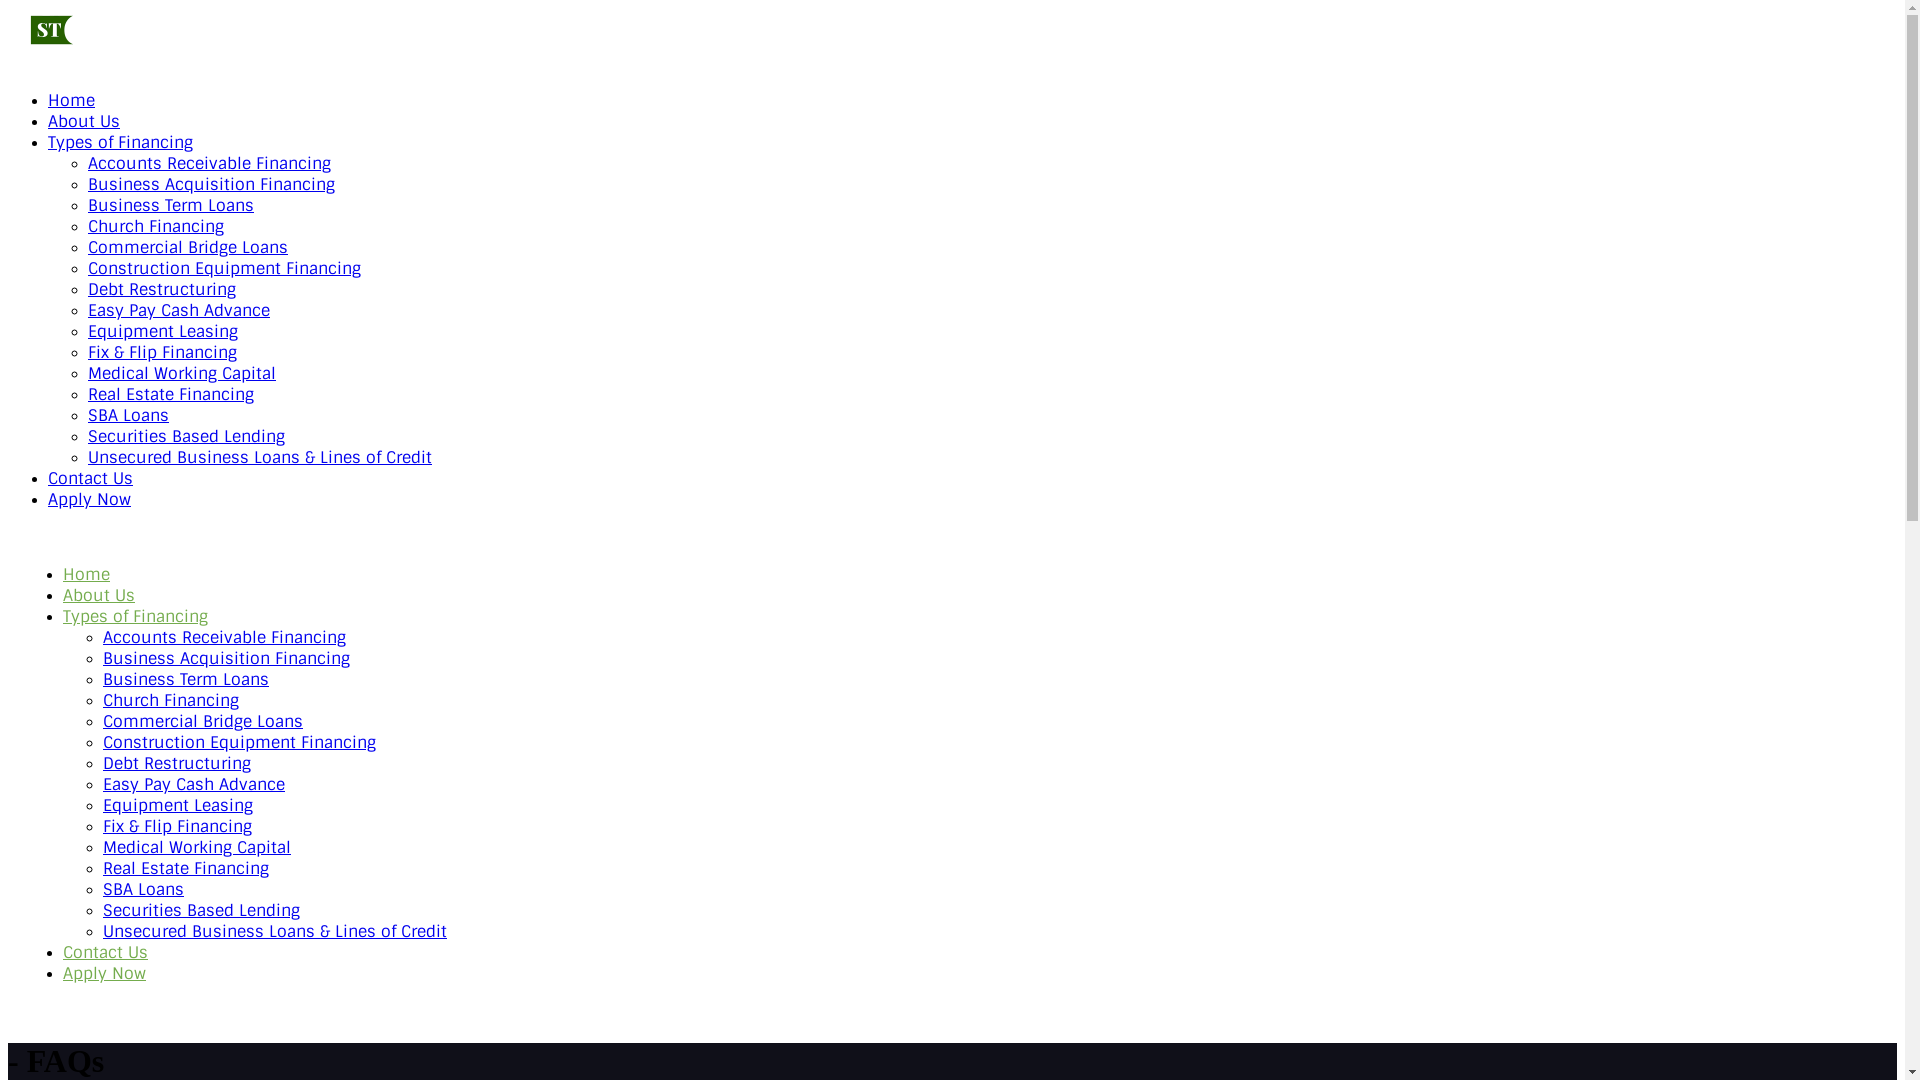  I want to click on 'Real Estate Financing', so click(171, 394).